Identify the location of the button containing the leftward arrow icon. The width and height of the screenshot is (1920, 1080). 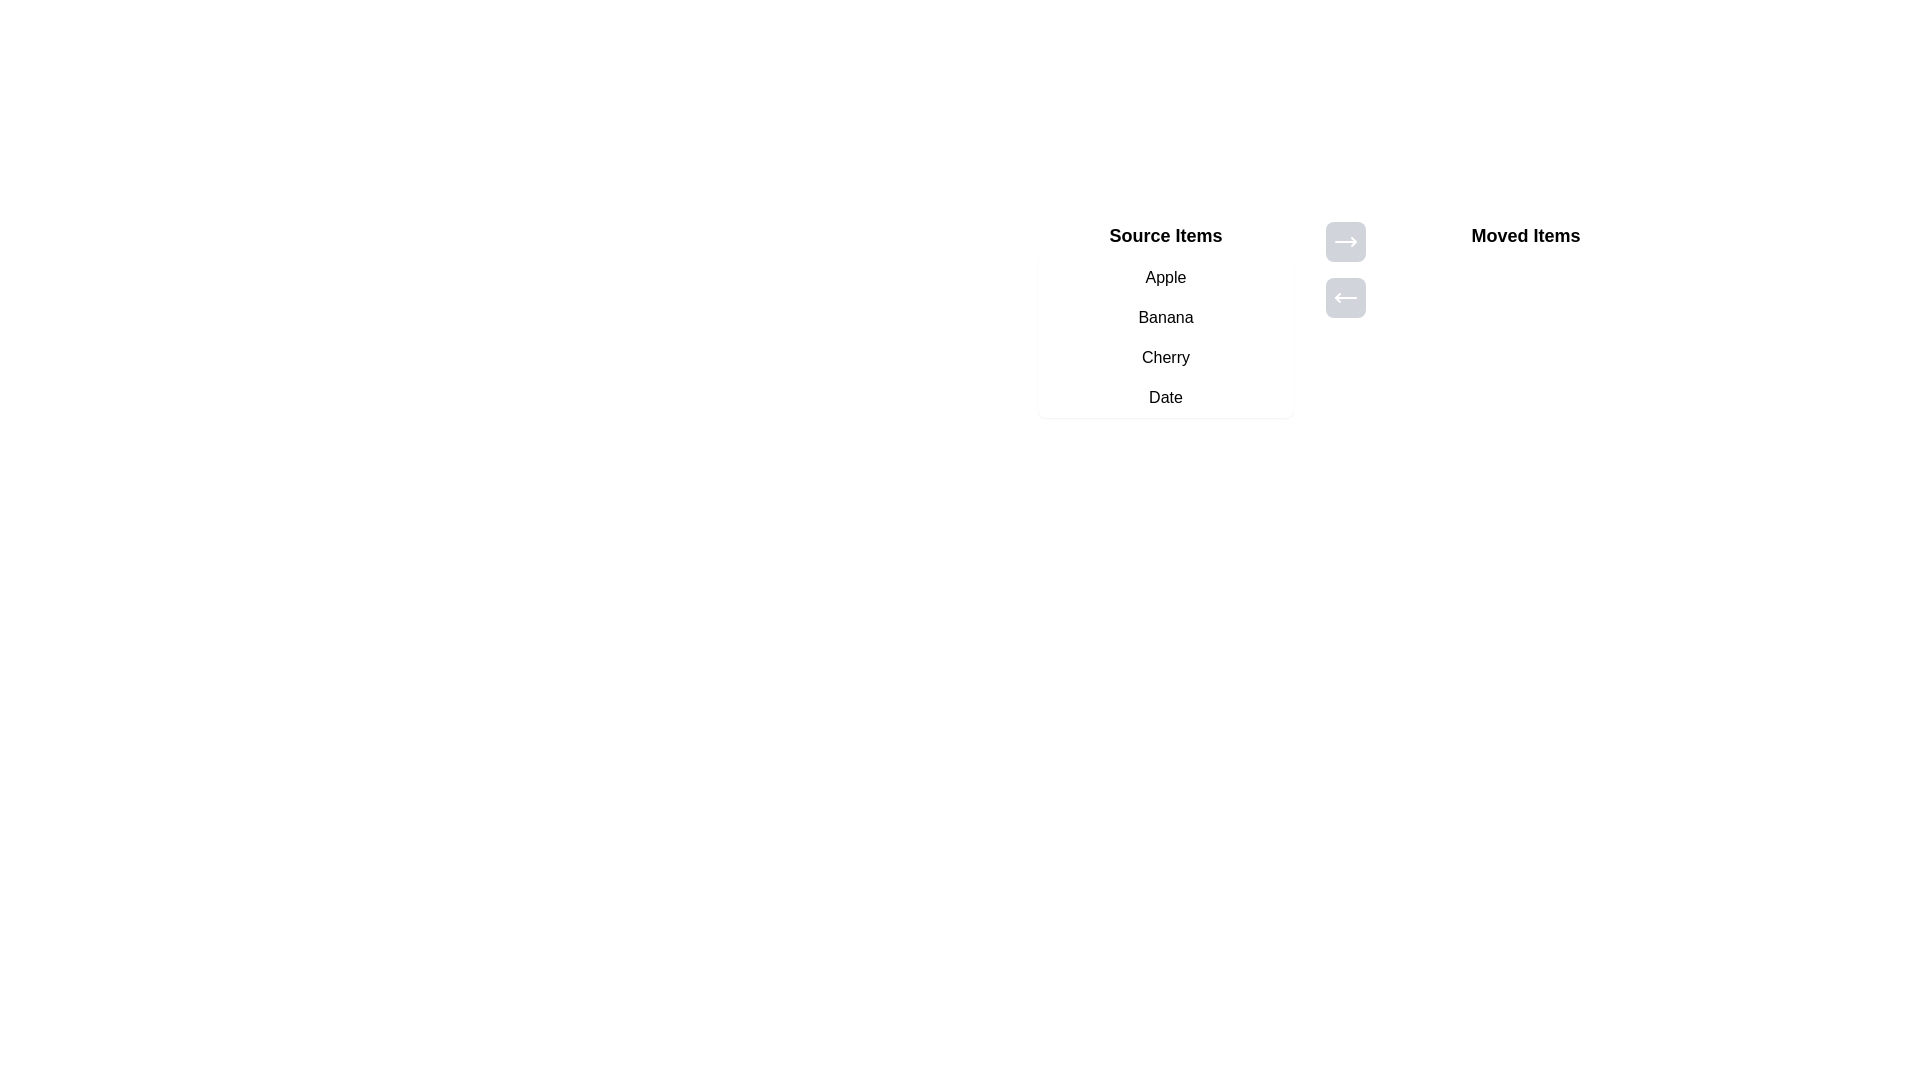
(1345, 297).